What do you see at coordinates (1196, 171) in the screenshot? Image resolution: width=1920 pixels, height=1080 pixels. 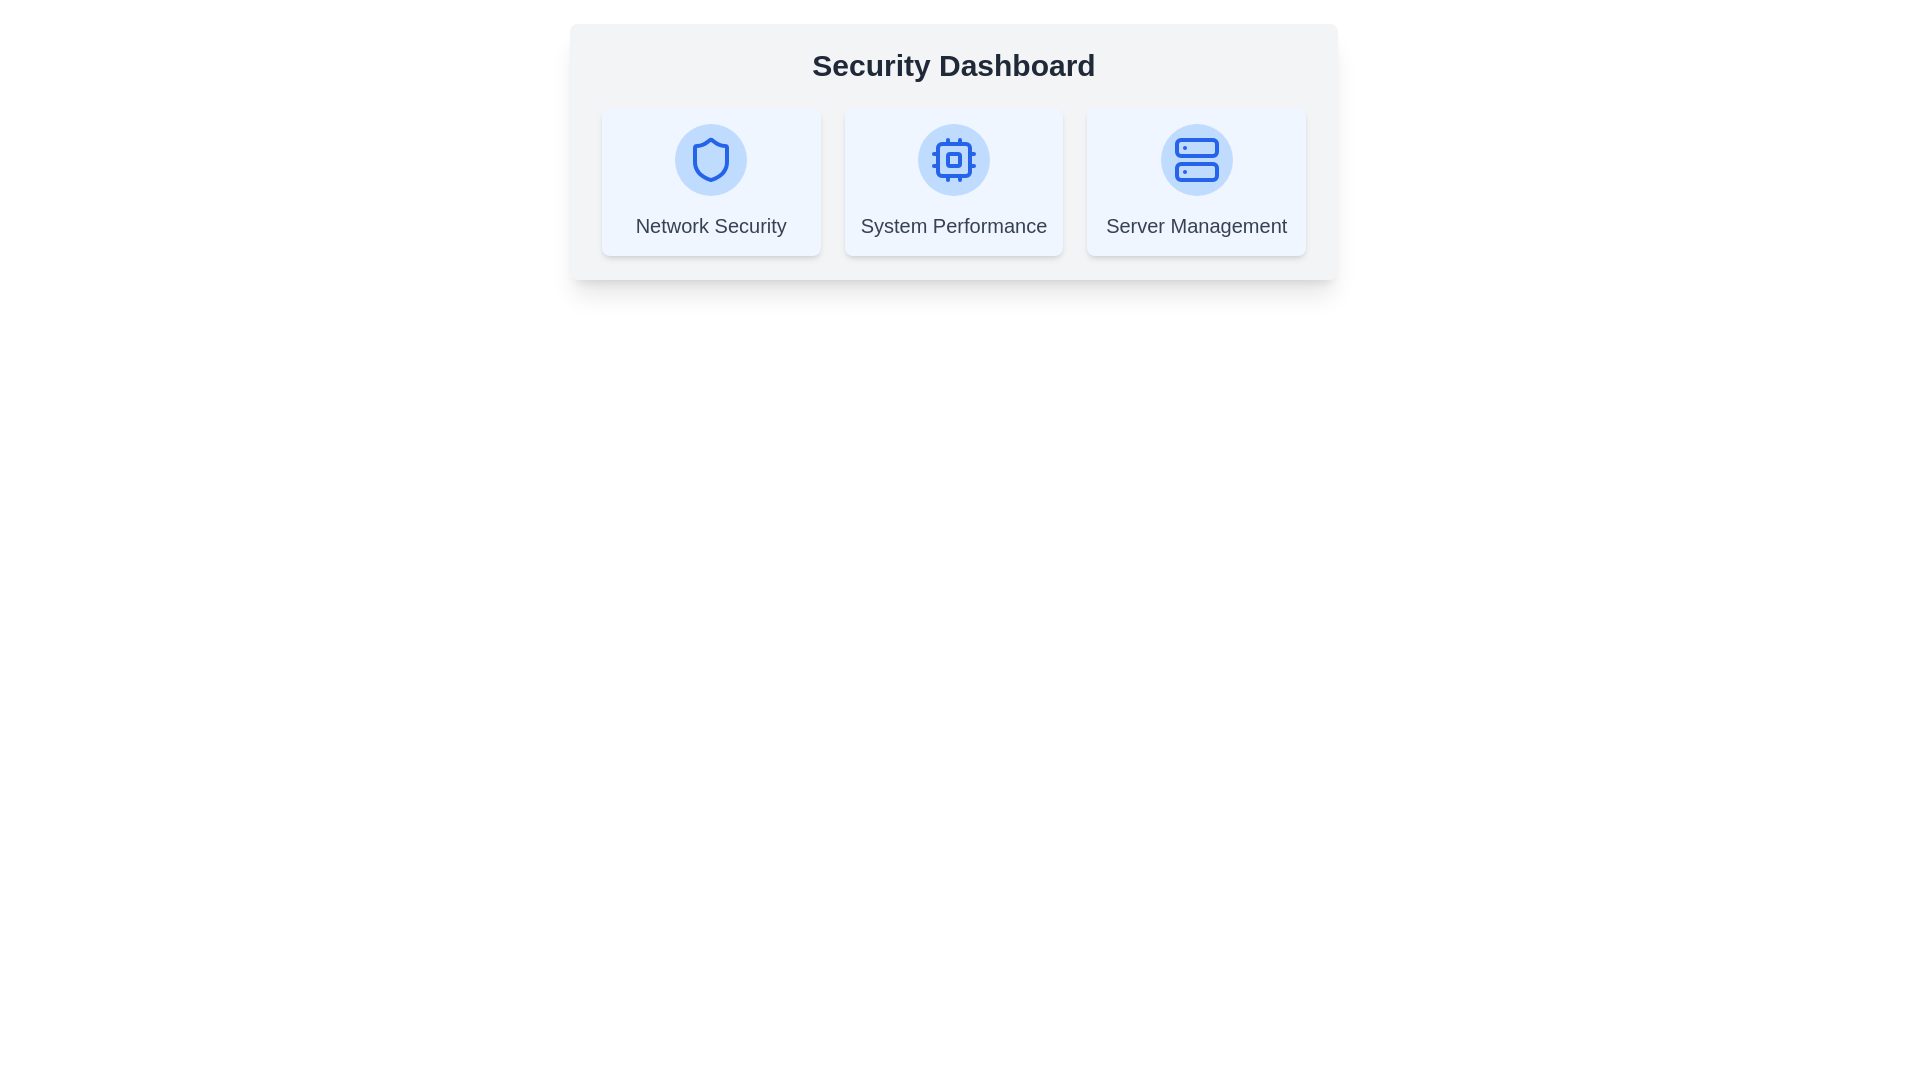 I see `the bottom rectangular decorative UI component within the 'Server Management' icon located below the dashboard header` at bounding box center [1196, 171].